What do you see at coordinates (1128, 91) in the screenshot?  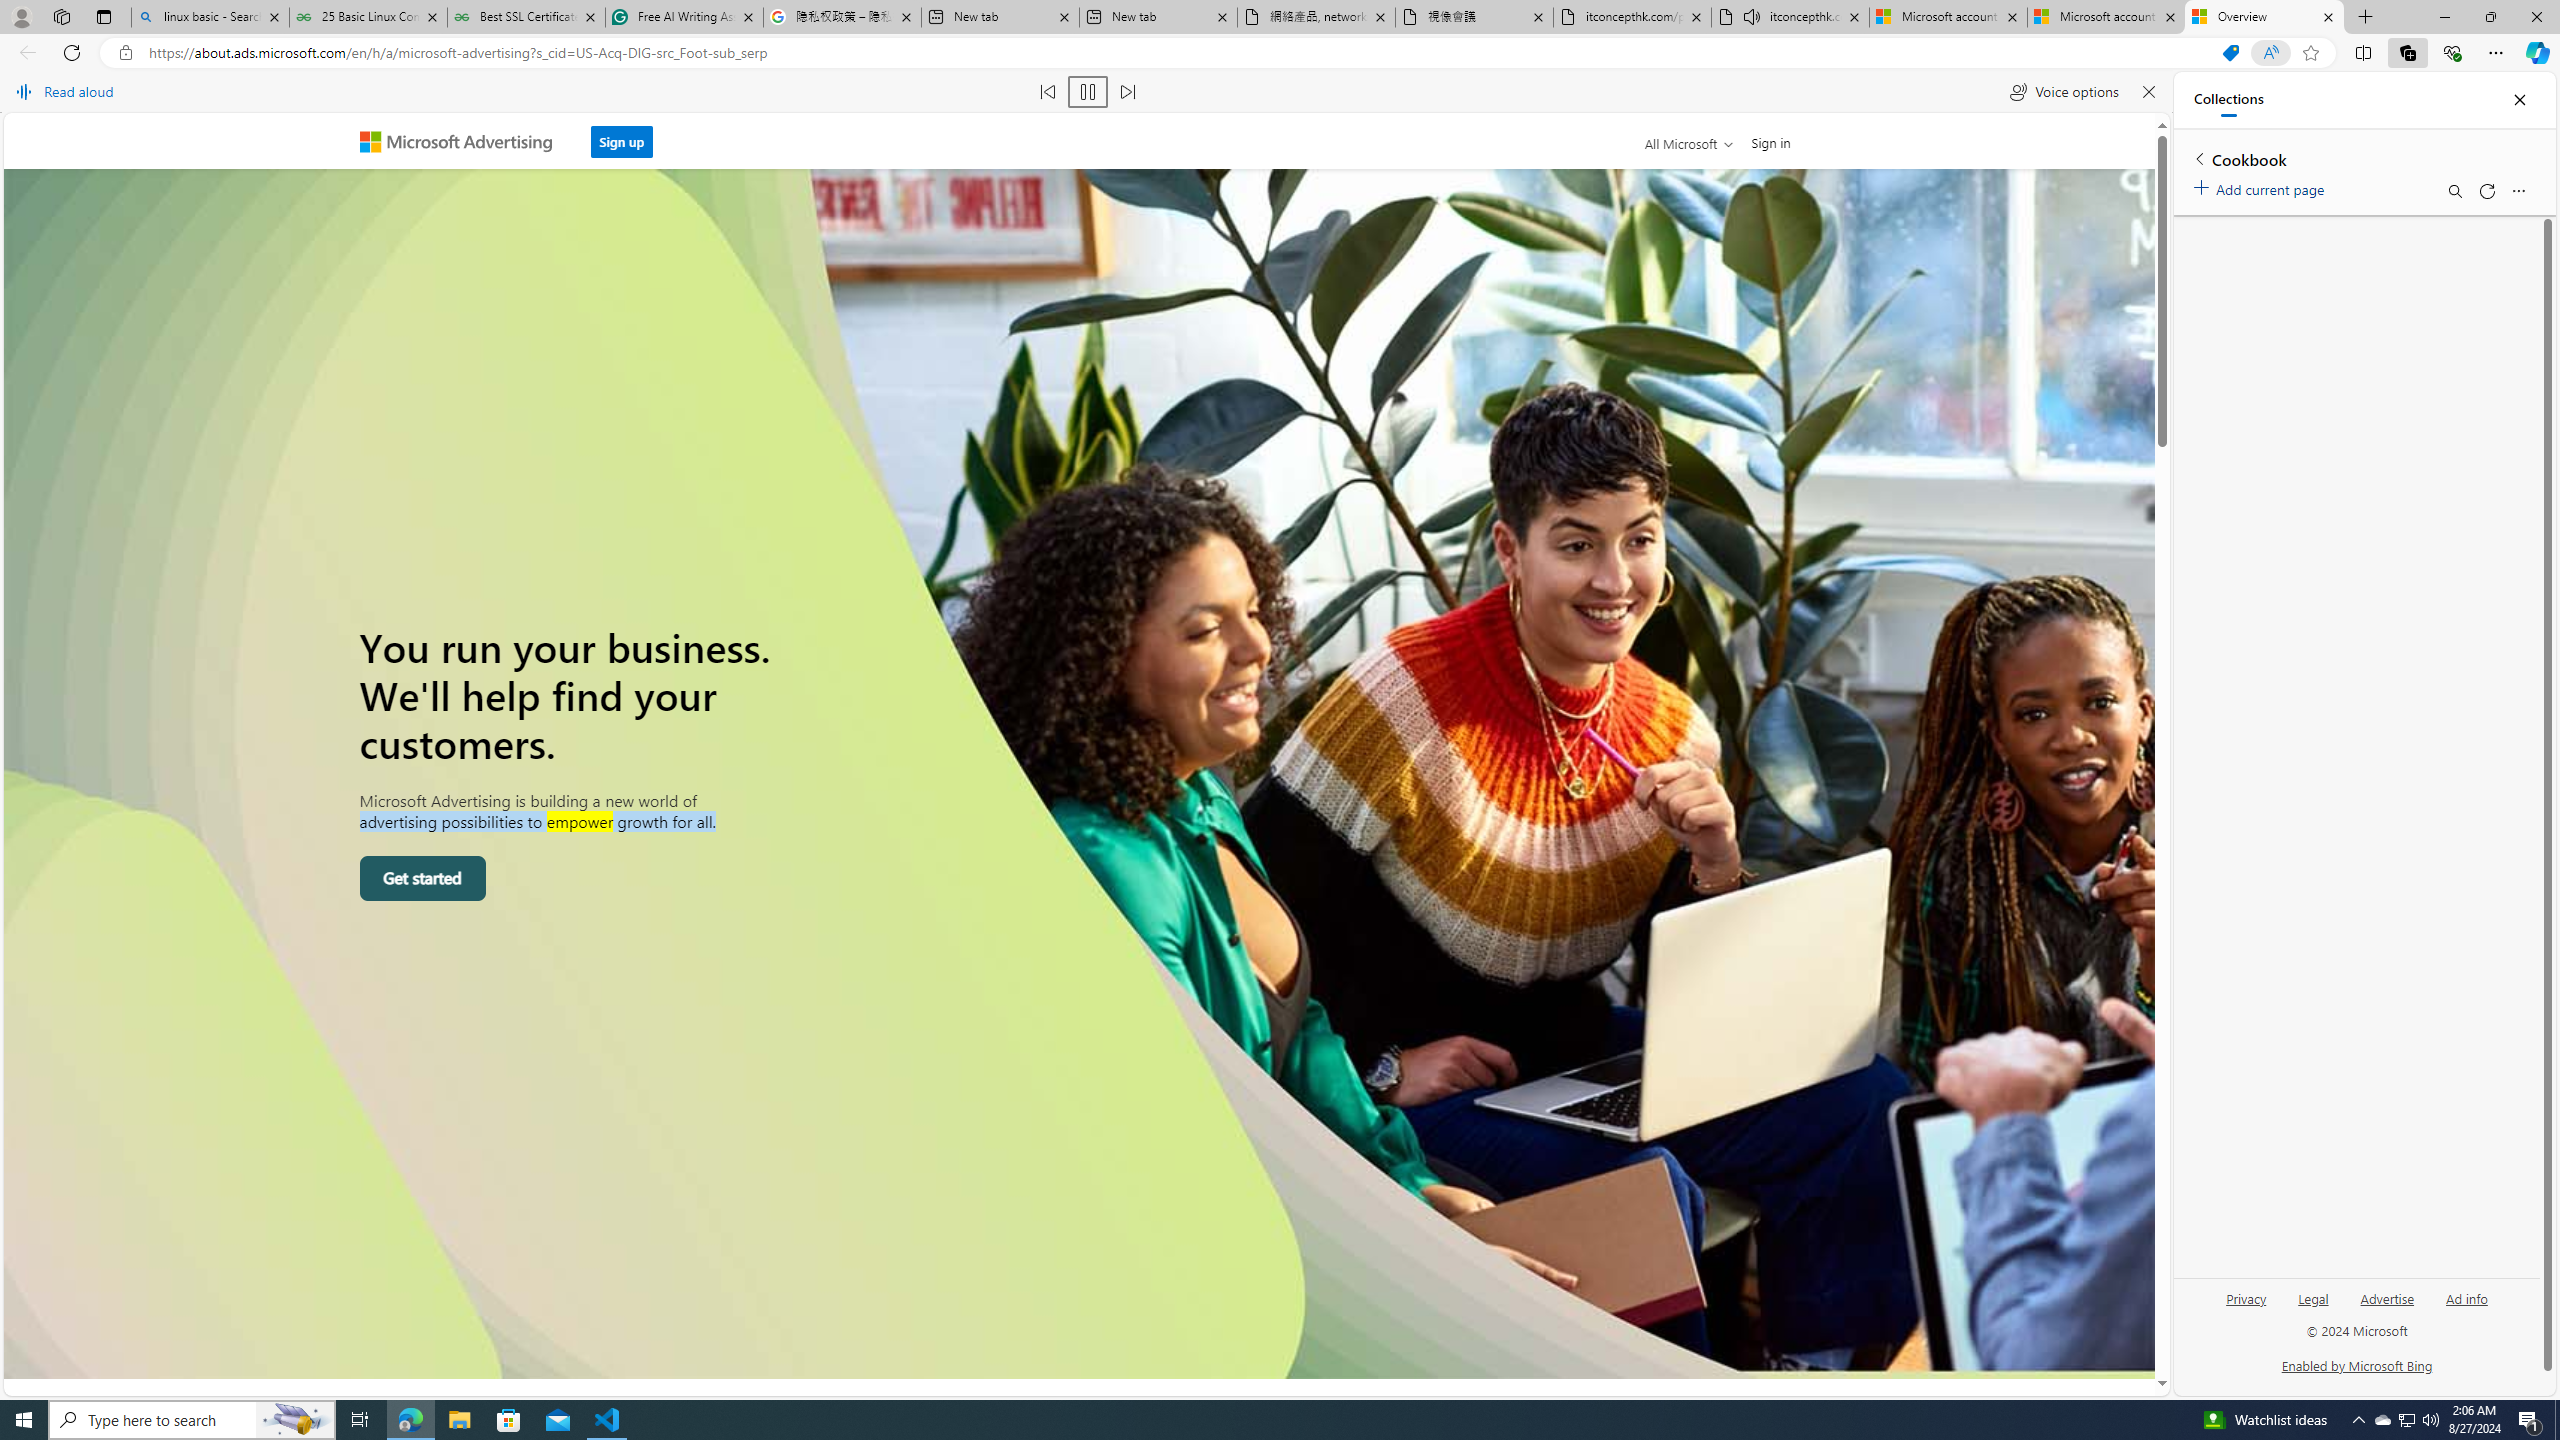 I see `'Read next paragraph'` at bounding box center [1128, 91].